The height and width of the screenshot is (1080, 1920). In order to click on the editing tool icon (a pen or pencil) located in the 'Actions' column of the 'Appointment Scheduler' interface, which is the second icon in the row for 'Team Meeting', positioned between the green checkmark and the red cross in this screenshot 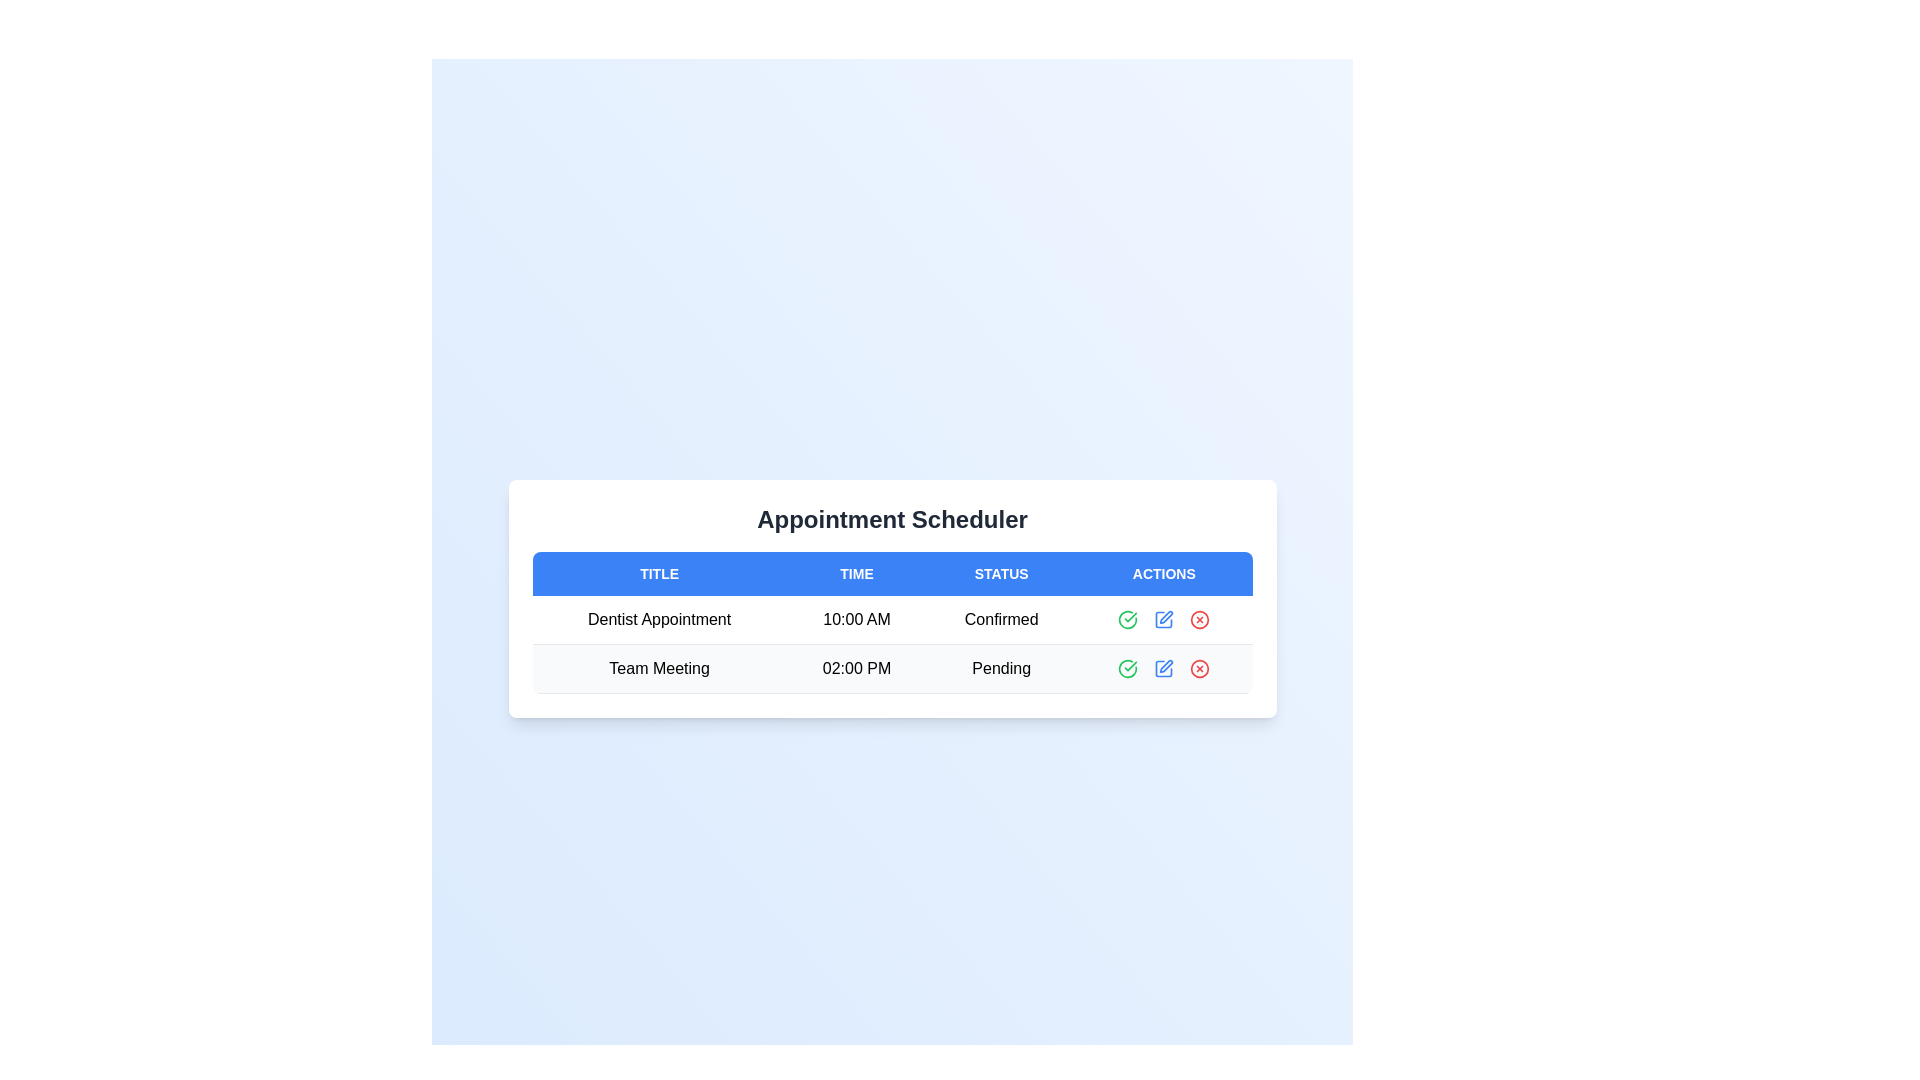, I will do `click(1166, 616)`.